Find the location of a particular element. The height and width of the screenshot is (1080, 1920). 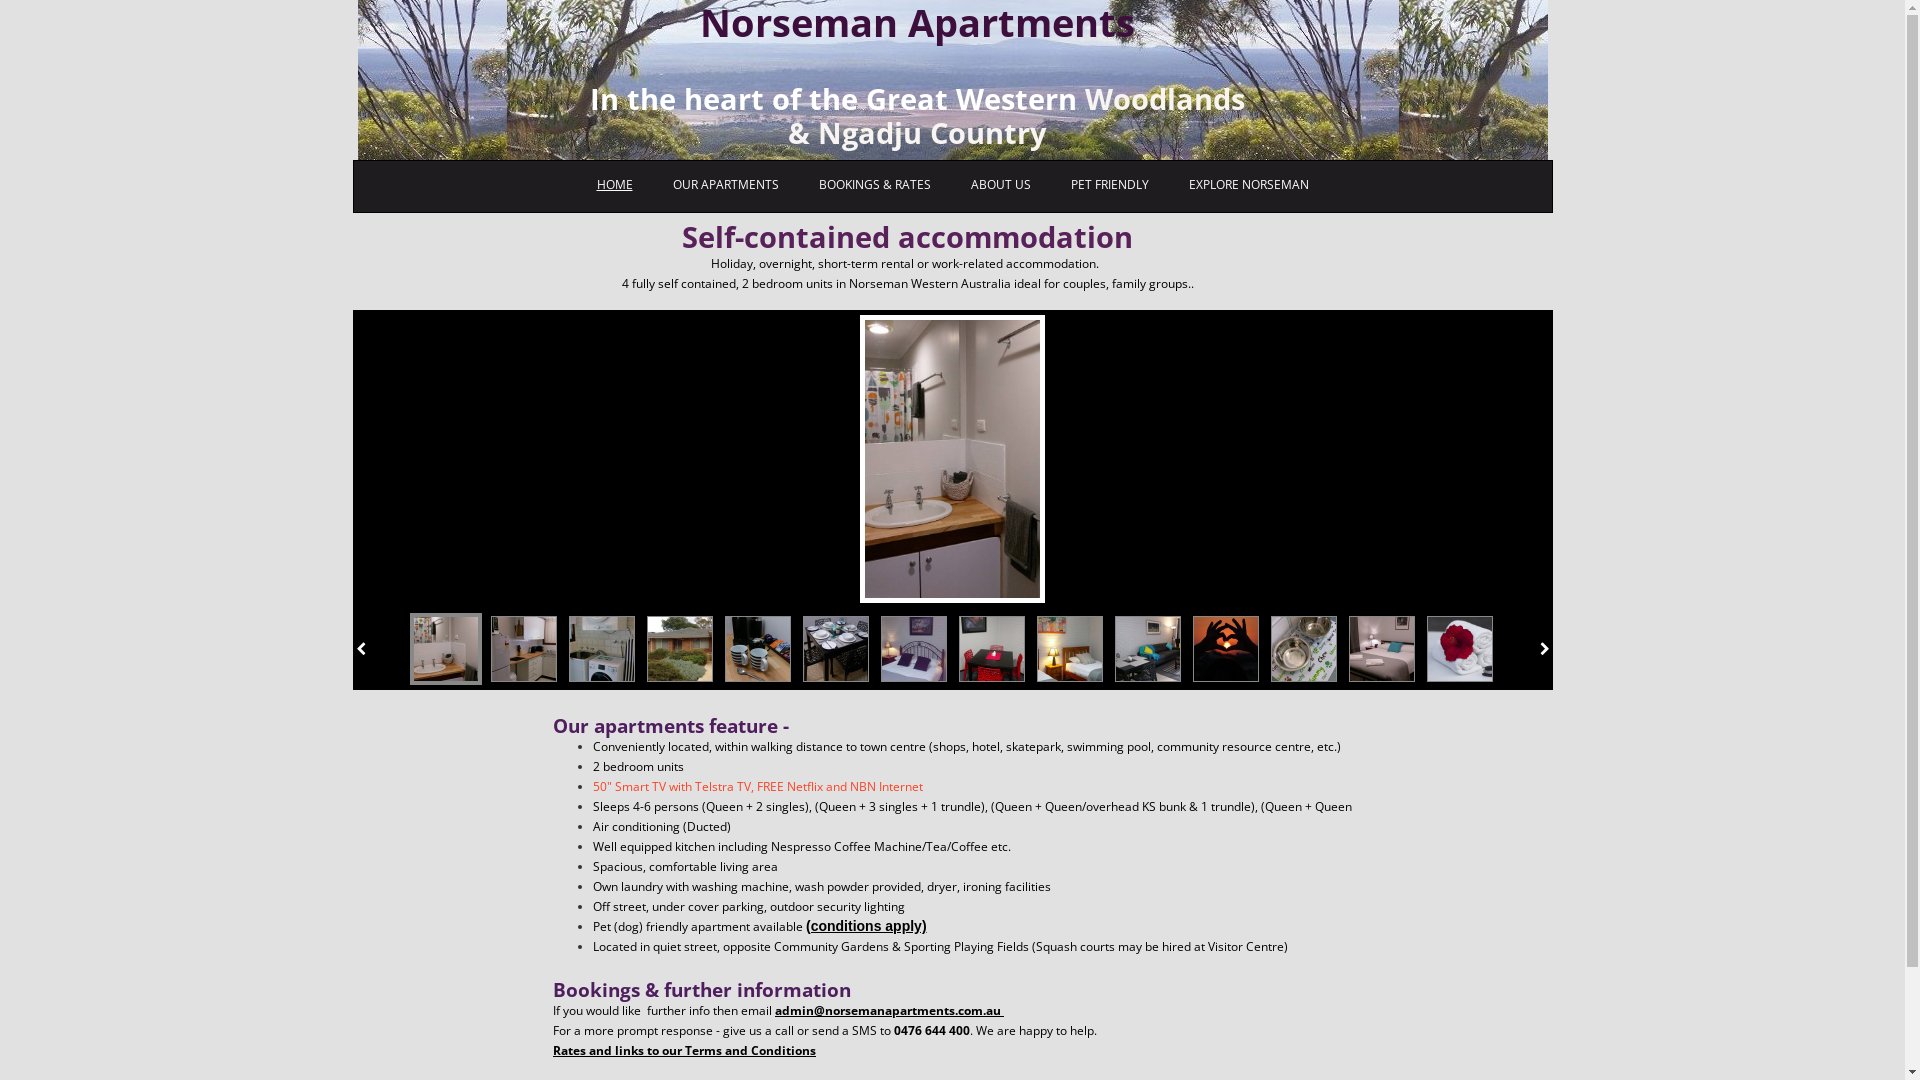

'ABOUT US' is located at coordinates (999, 186).